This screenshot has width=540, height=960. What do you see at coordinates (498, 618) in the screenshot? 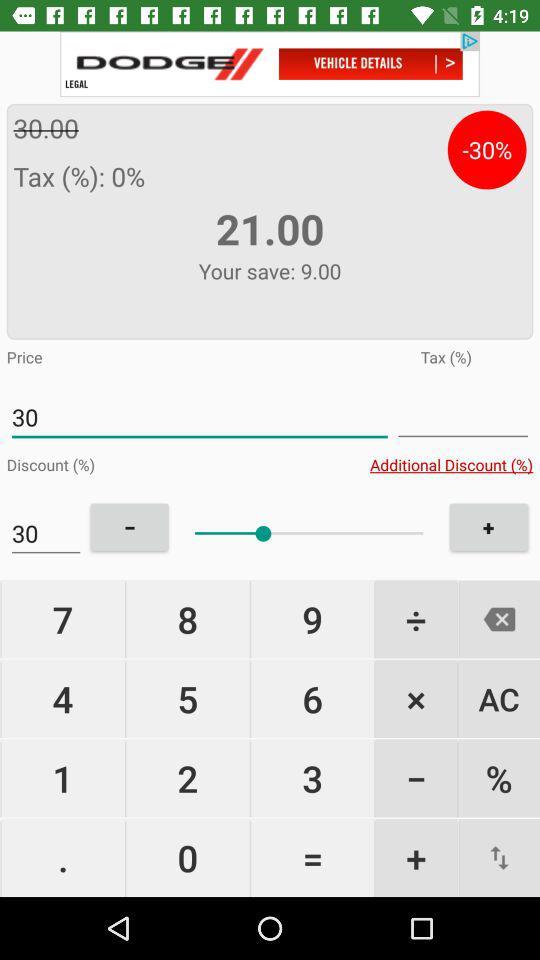
I see `delete text` at bounding box center [498, 618].